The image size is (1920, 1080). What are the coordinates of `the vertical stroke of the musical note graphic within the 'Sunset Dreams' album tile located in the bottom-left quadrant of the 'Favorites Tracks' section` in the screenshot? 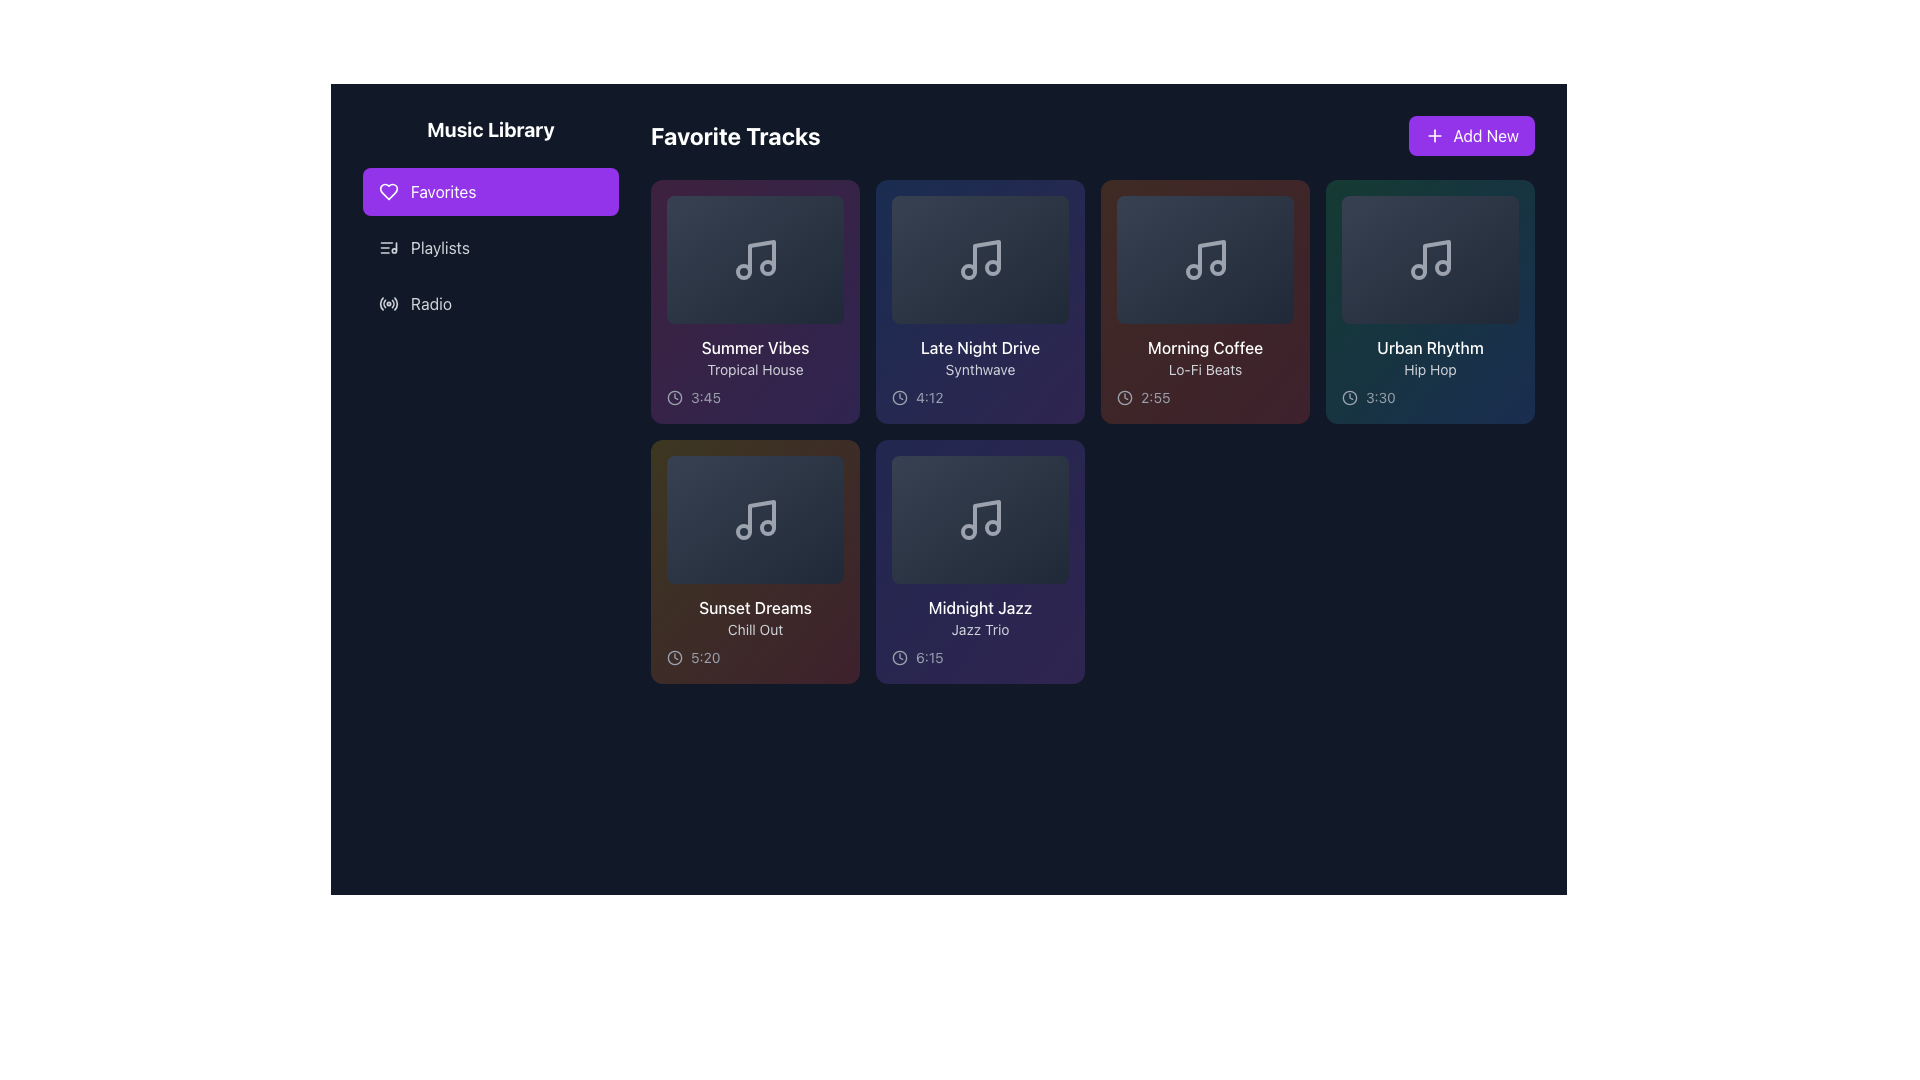 It's located at (760, 515).